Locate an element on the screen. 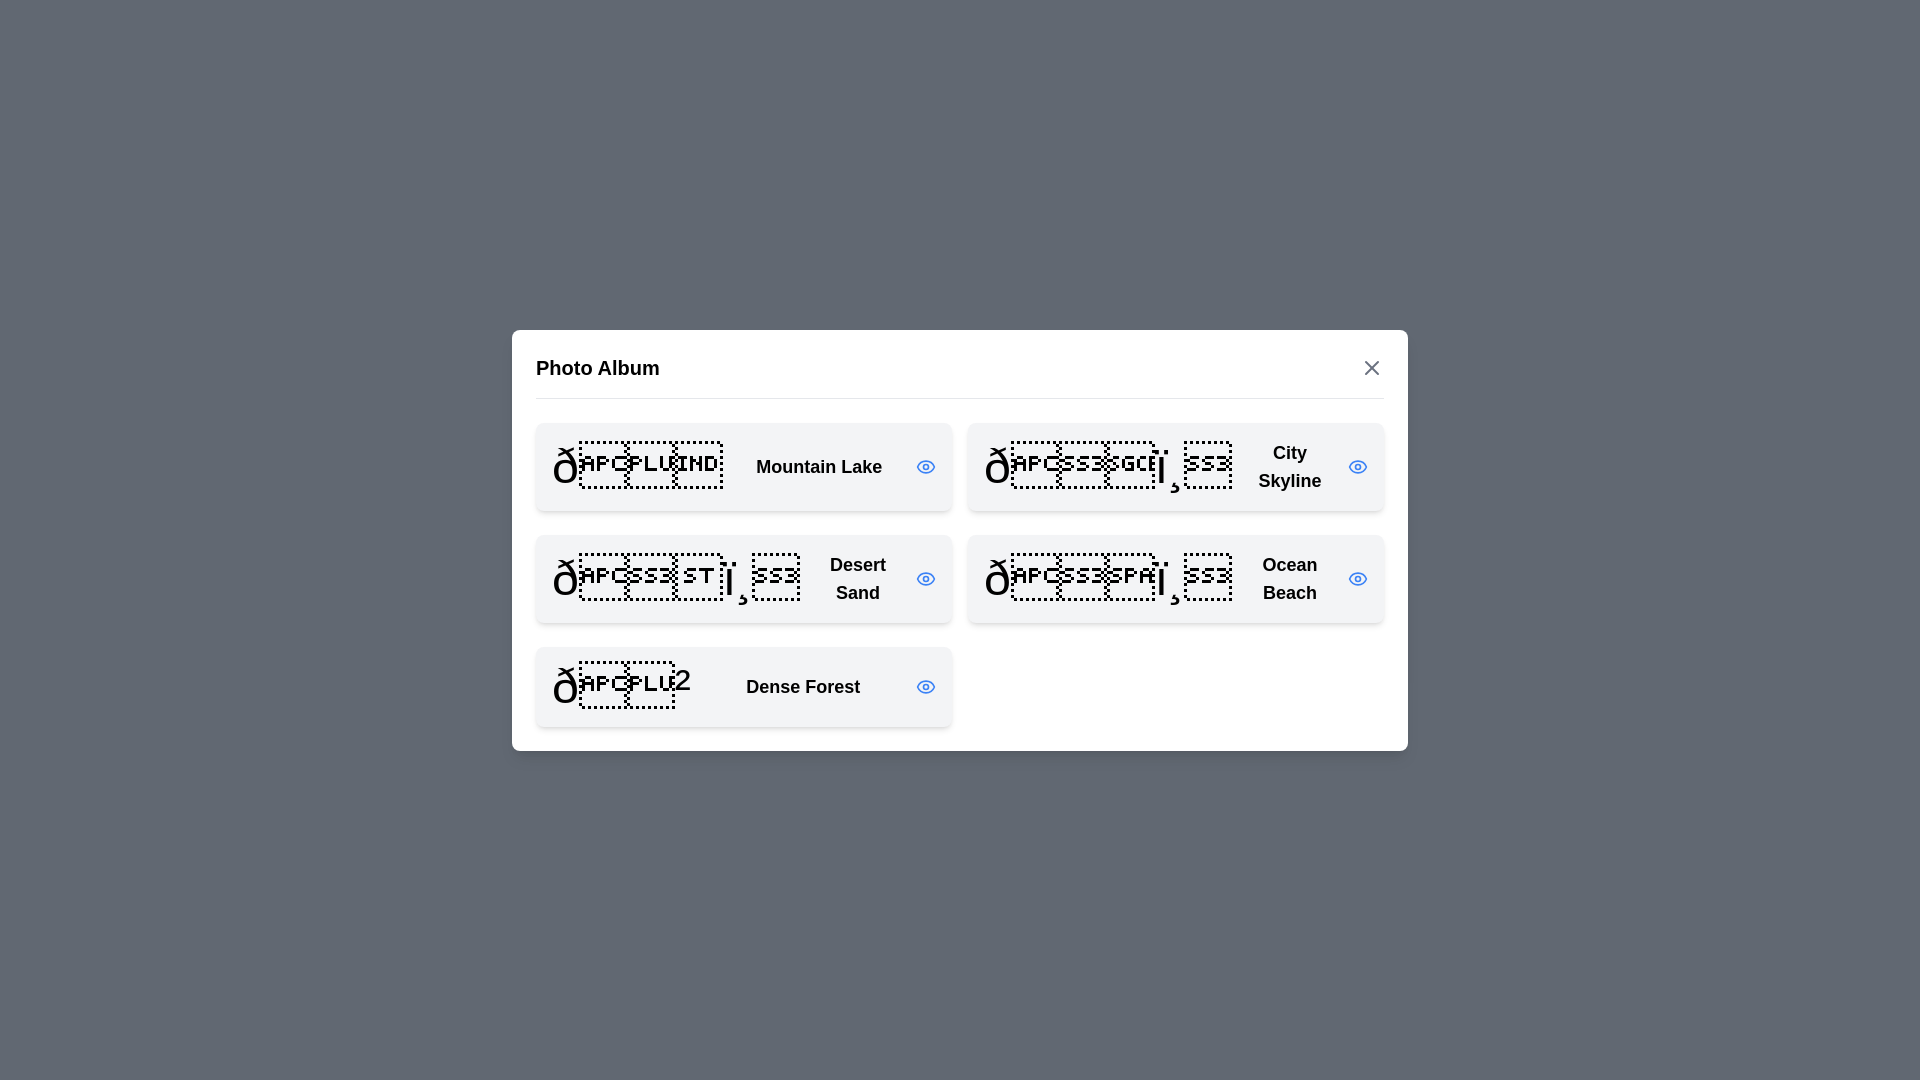 The image size is (1920, 1080). 'eye' icon next to the photo titled 'Mountain Lake' to view it in detail is located at coordinates (925, 466).